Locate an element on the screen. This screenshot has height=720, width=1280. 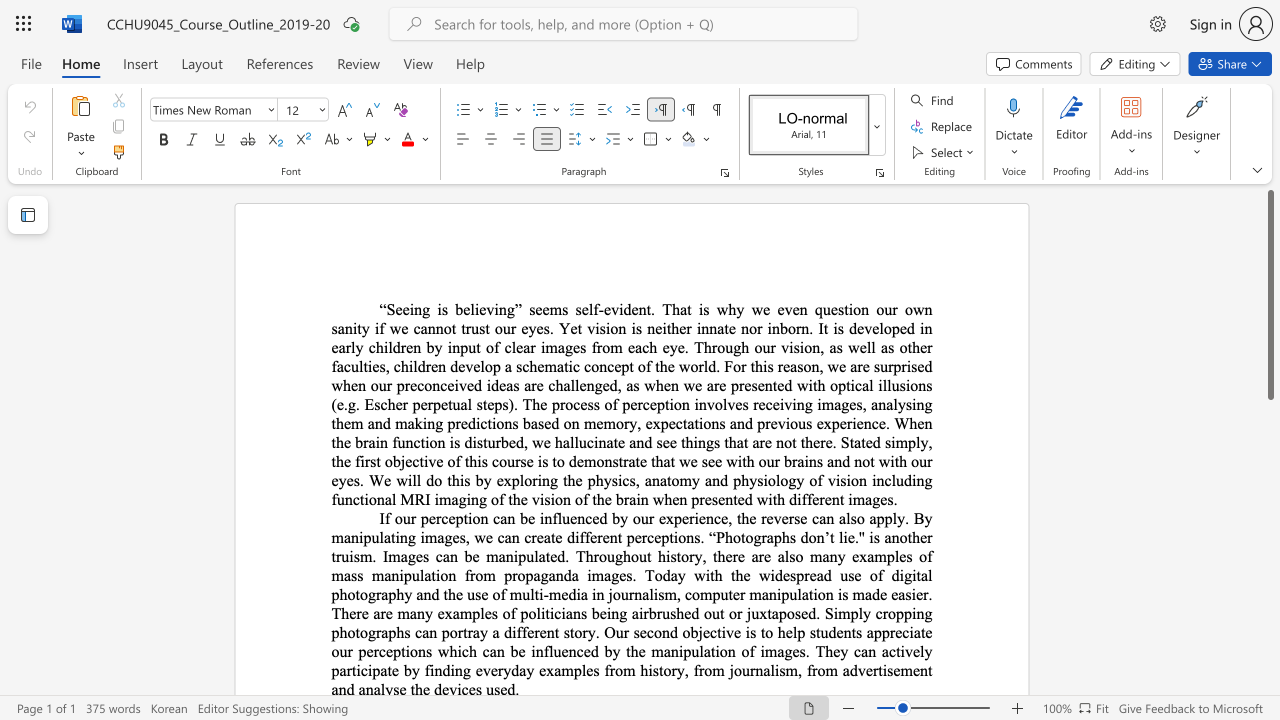
the scrollbar on the right to move the page downward is located at coordinates (1269, 640).